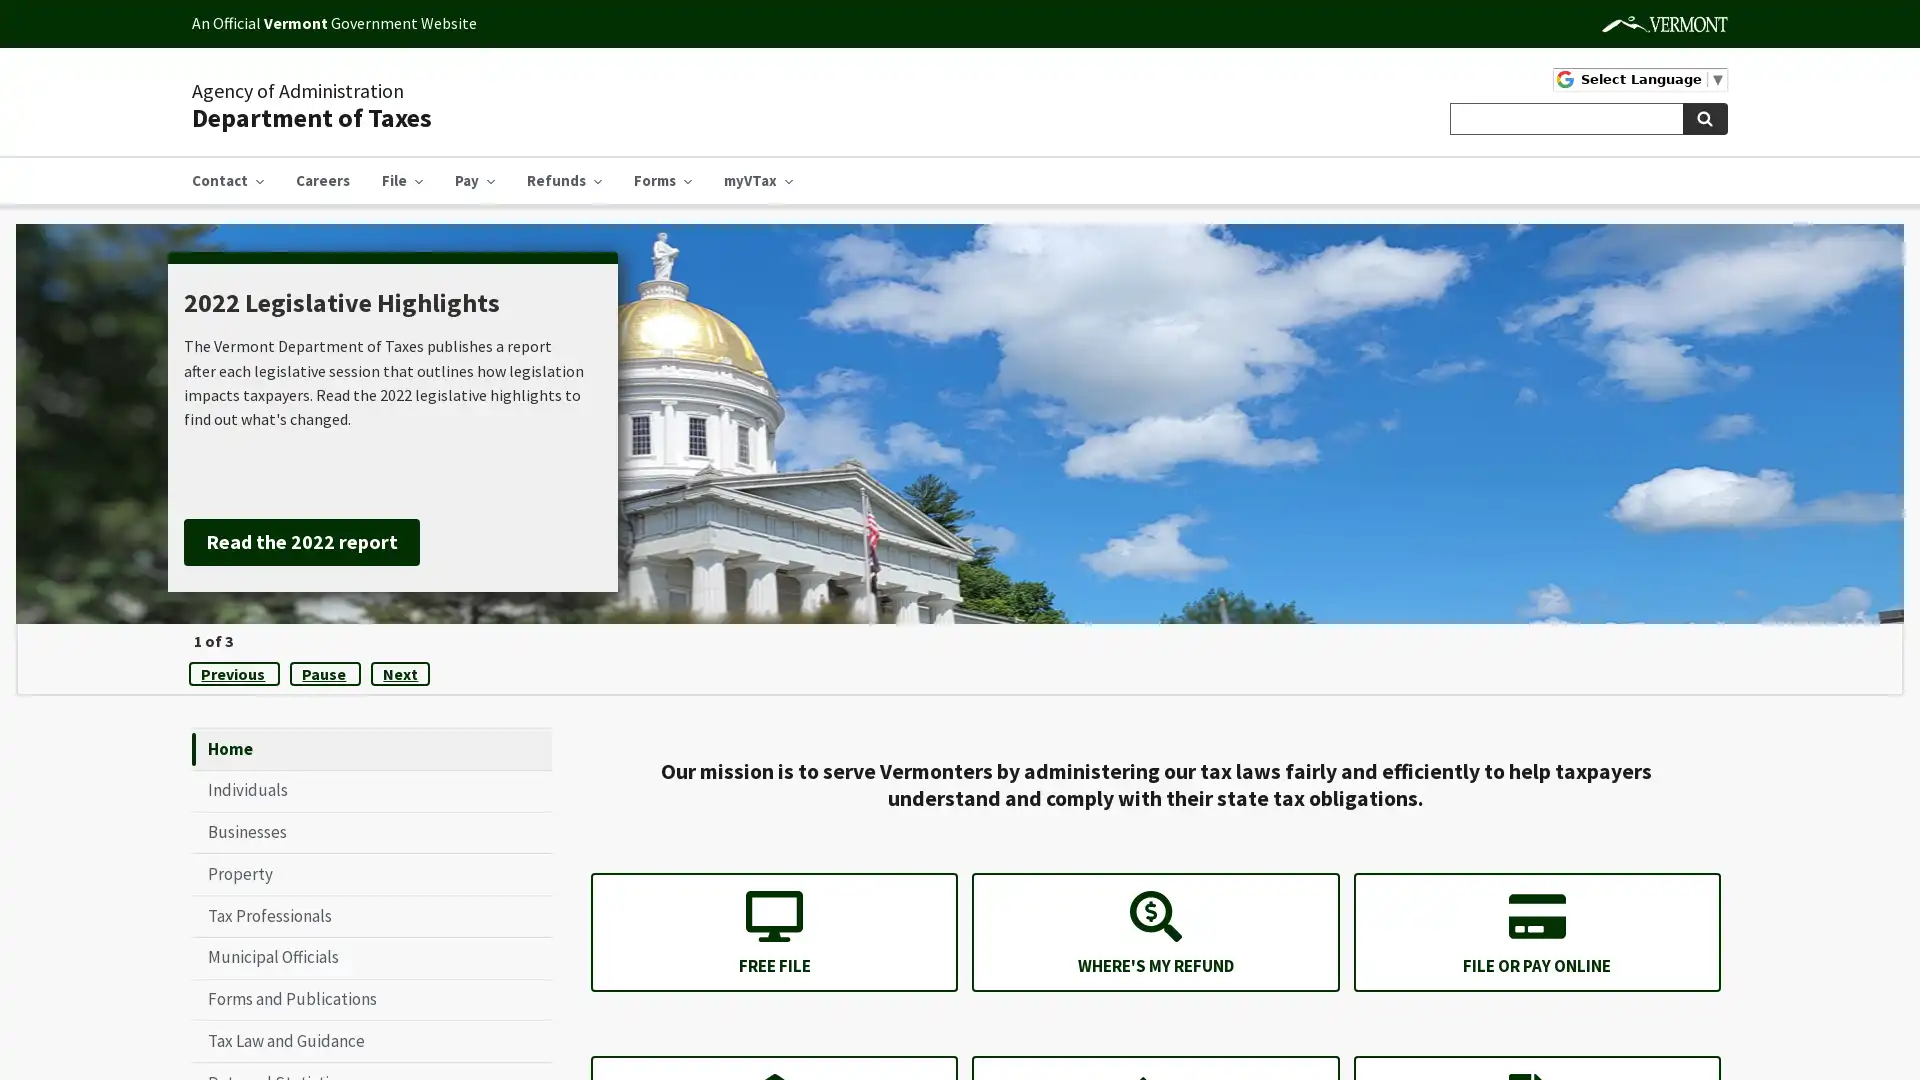  What do you see at coordinates (474, 181) in the screenshot?
I see `Pay` at bounding box center [474, 181].